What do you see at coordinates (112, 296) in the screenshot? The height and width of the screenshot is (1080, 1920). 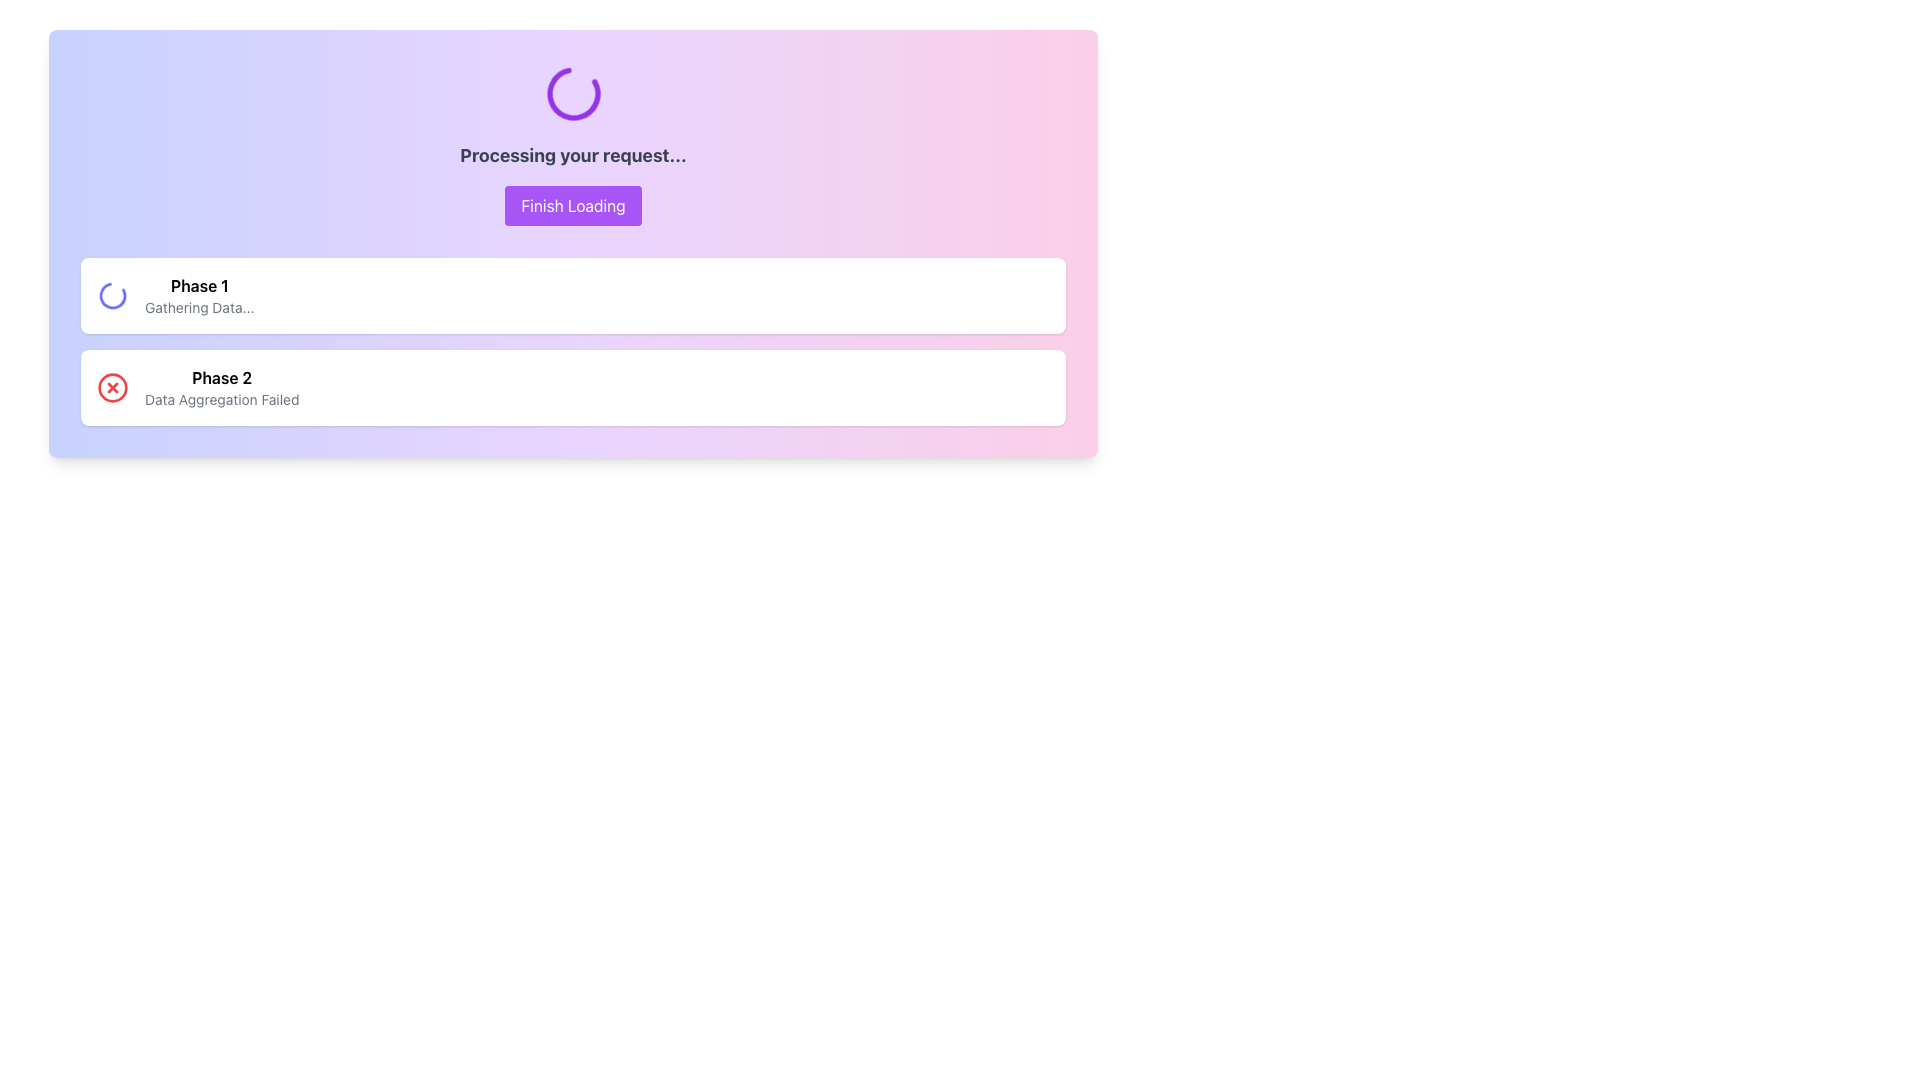 I see `the circular animated loading indicator styled in indigo located at the top-left corner of the 'Phase 1' section below the 'Processing your request' header` at bounding box center [112, 296].